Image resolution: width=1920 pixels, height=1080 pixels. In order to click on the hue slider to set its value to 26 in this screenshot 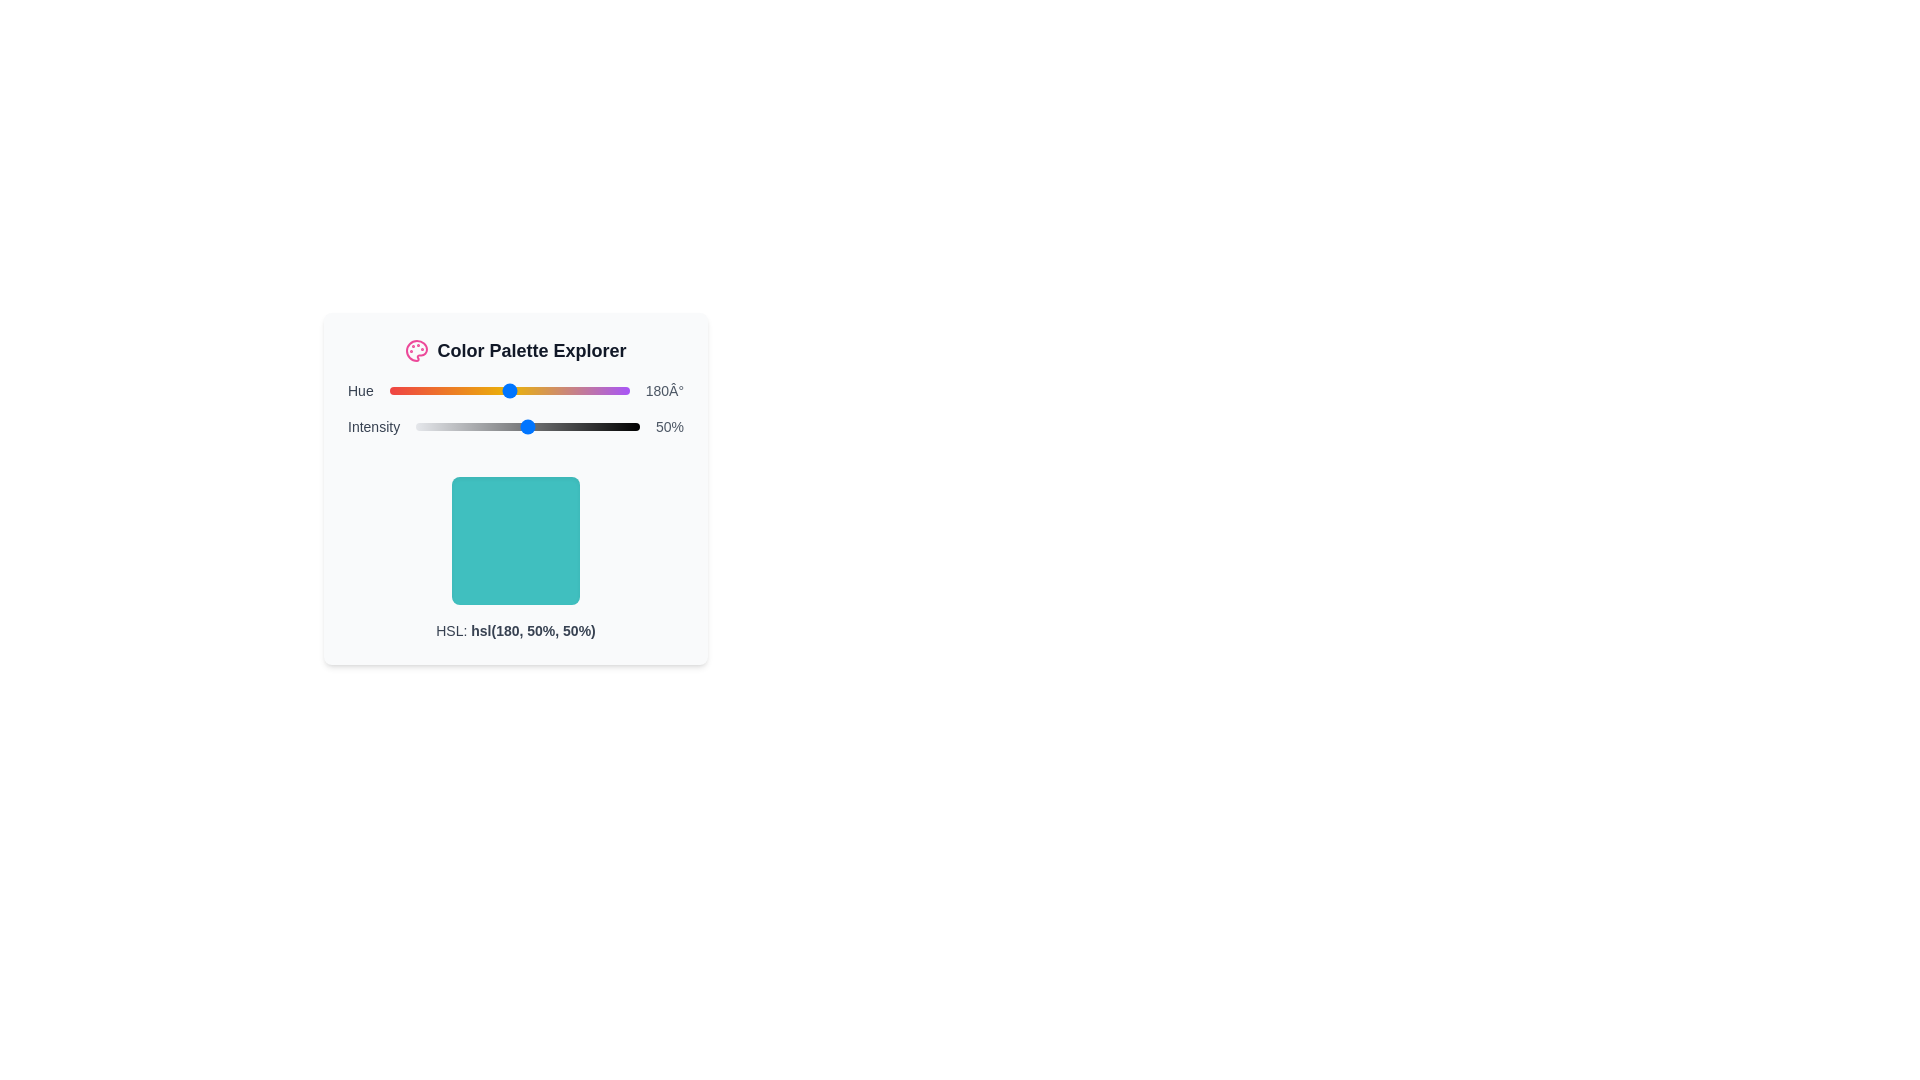, I will do `click(406, 390)`.